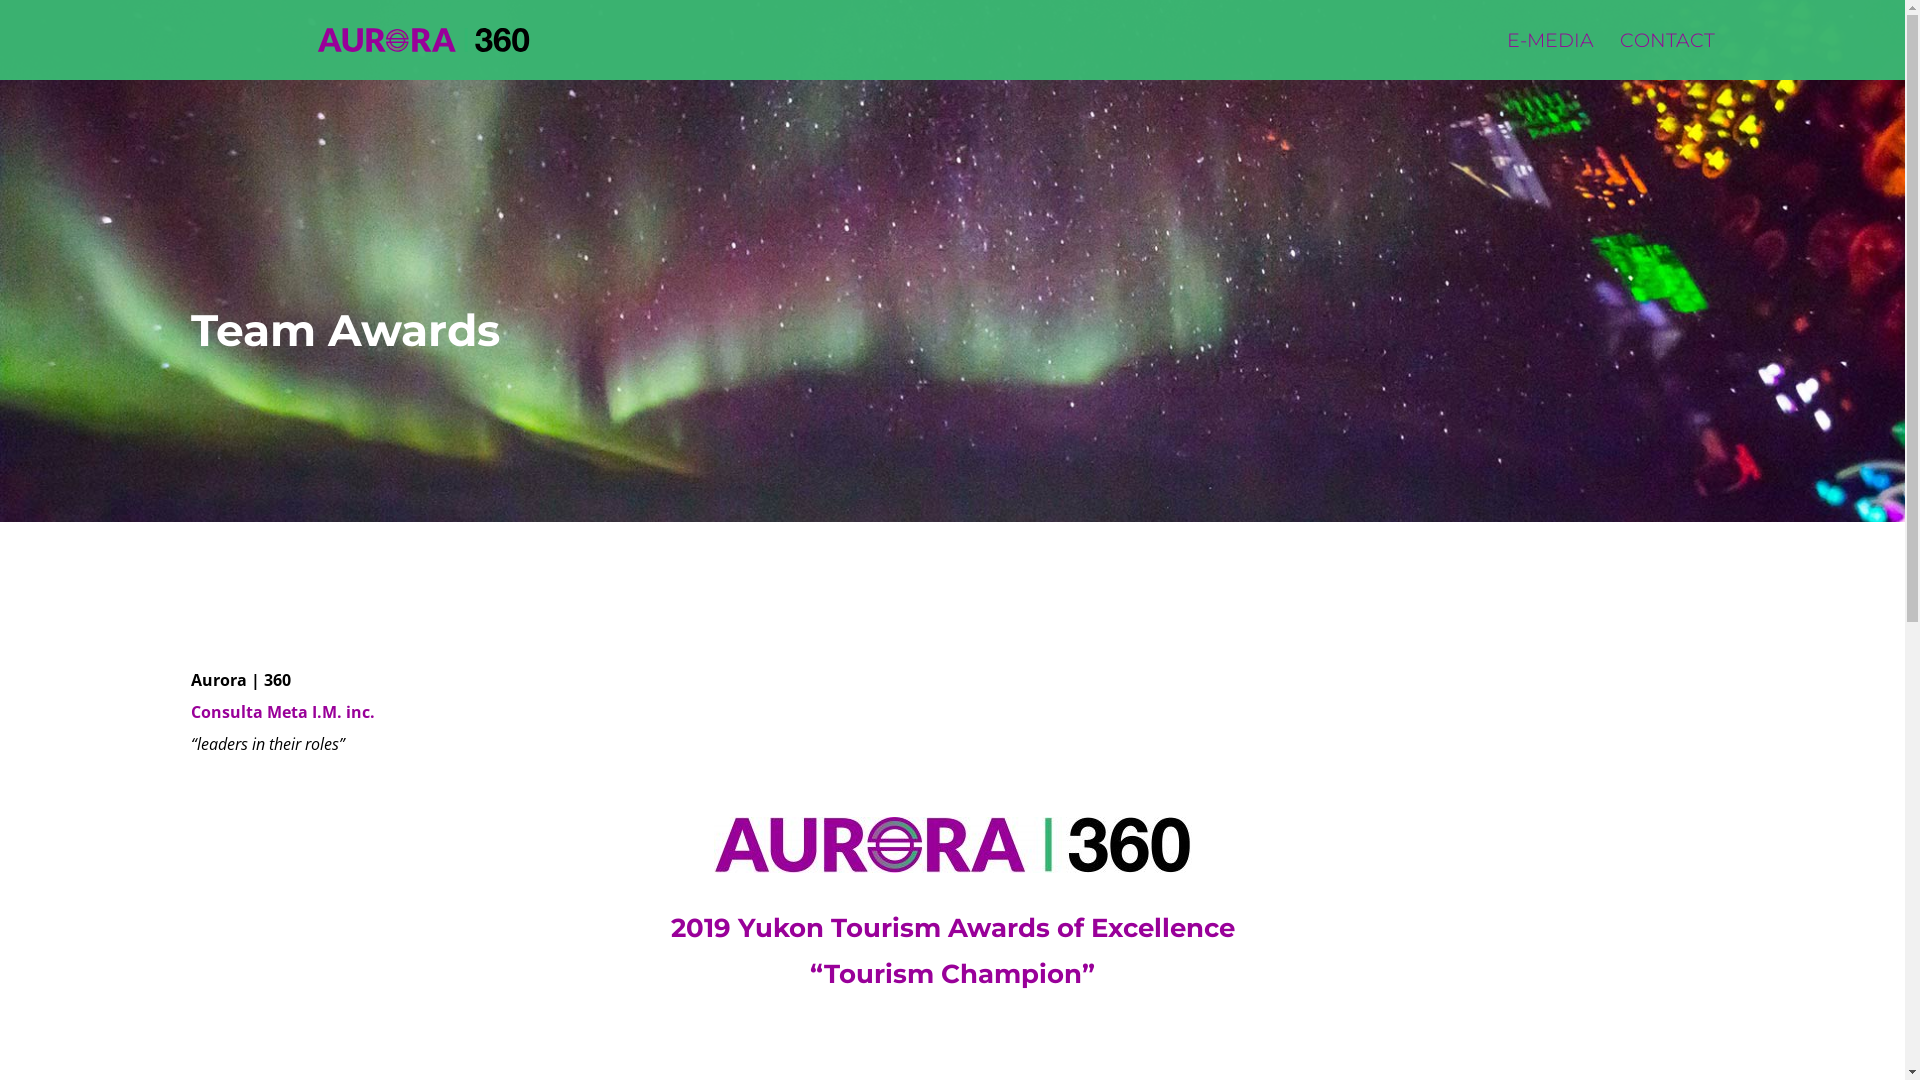  Describe the element at coordinates (1506, 55) in the screenshot. I see `'E-MEDIA'` at that location.